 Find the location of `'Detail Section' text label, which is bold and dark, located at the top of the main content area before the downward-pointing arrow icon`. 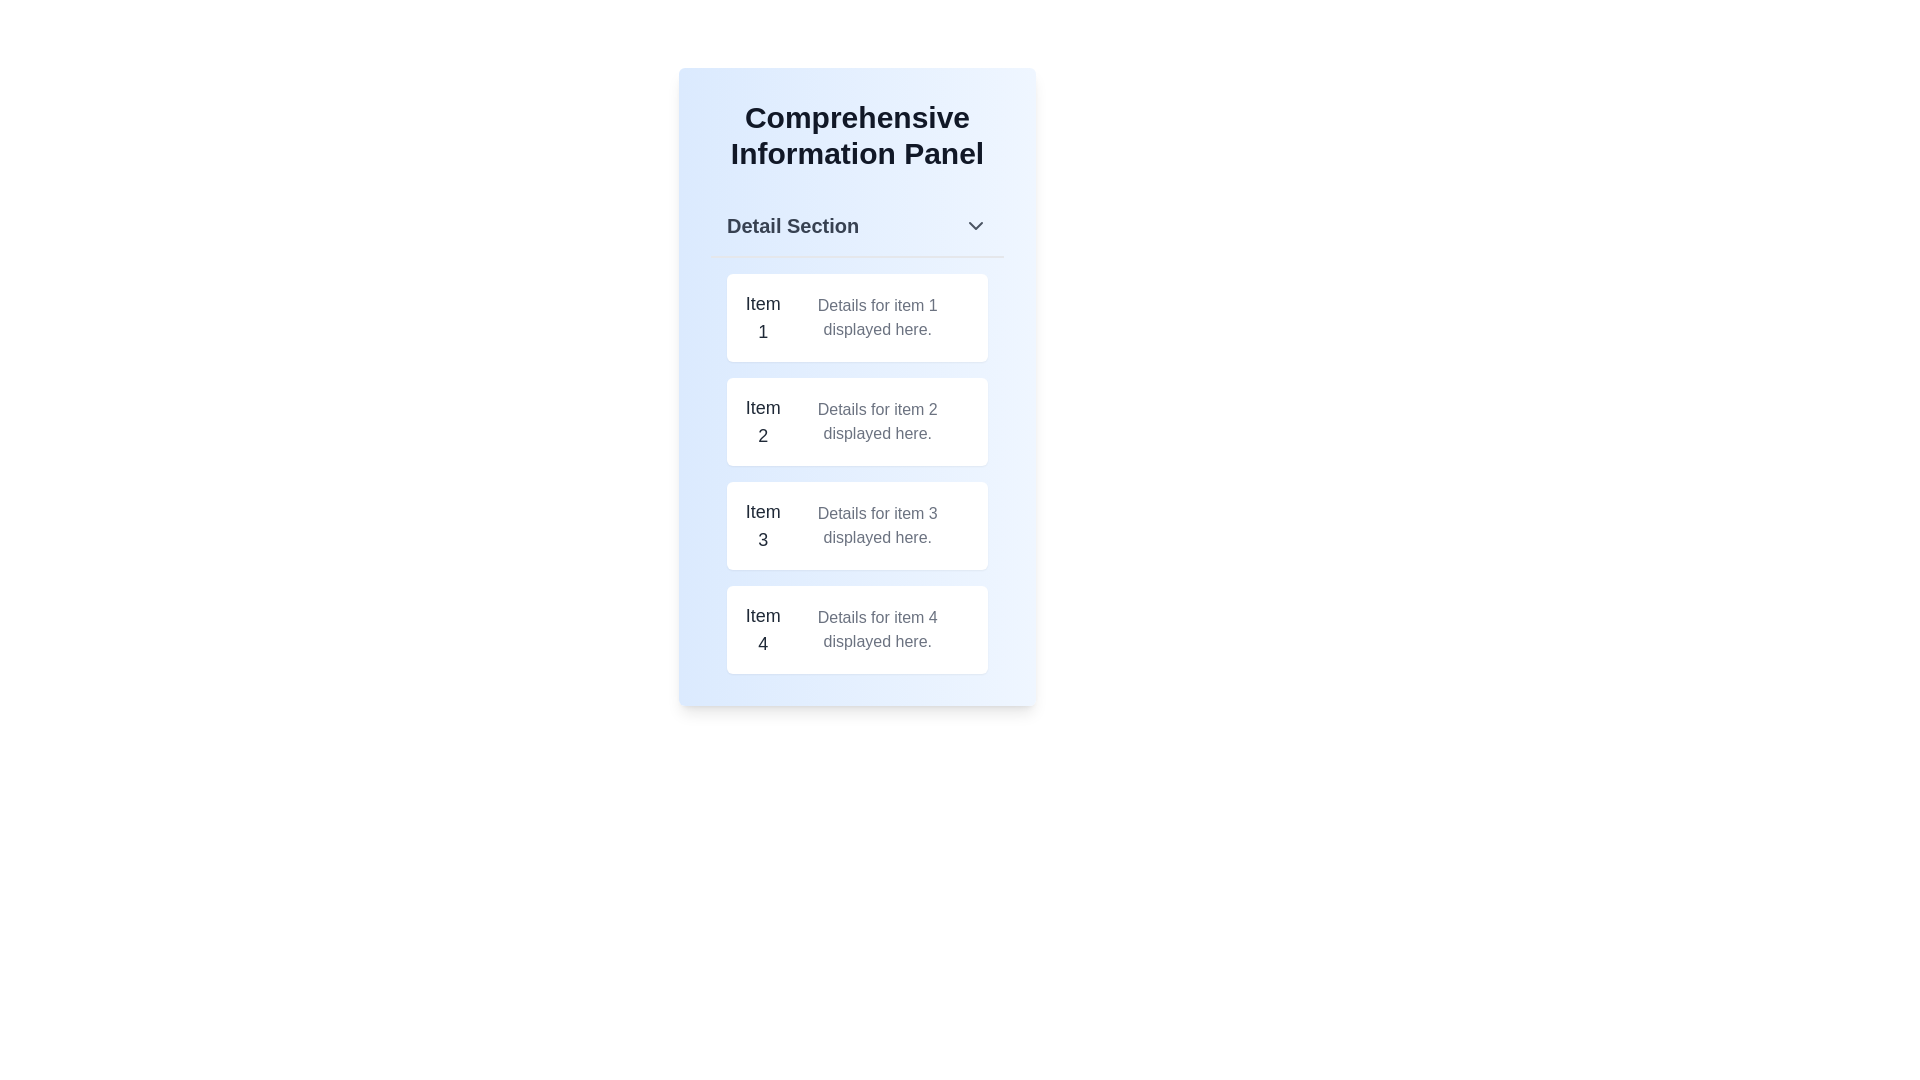

'Detail Section' text label, which is bold and dark, located at the top of the main content area before the downward-pointing arrow icon is located at coordinates (792, 225).